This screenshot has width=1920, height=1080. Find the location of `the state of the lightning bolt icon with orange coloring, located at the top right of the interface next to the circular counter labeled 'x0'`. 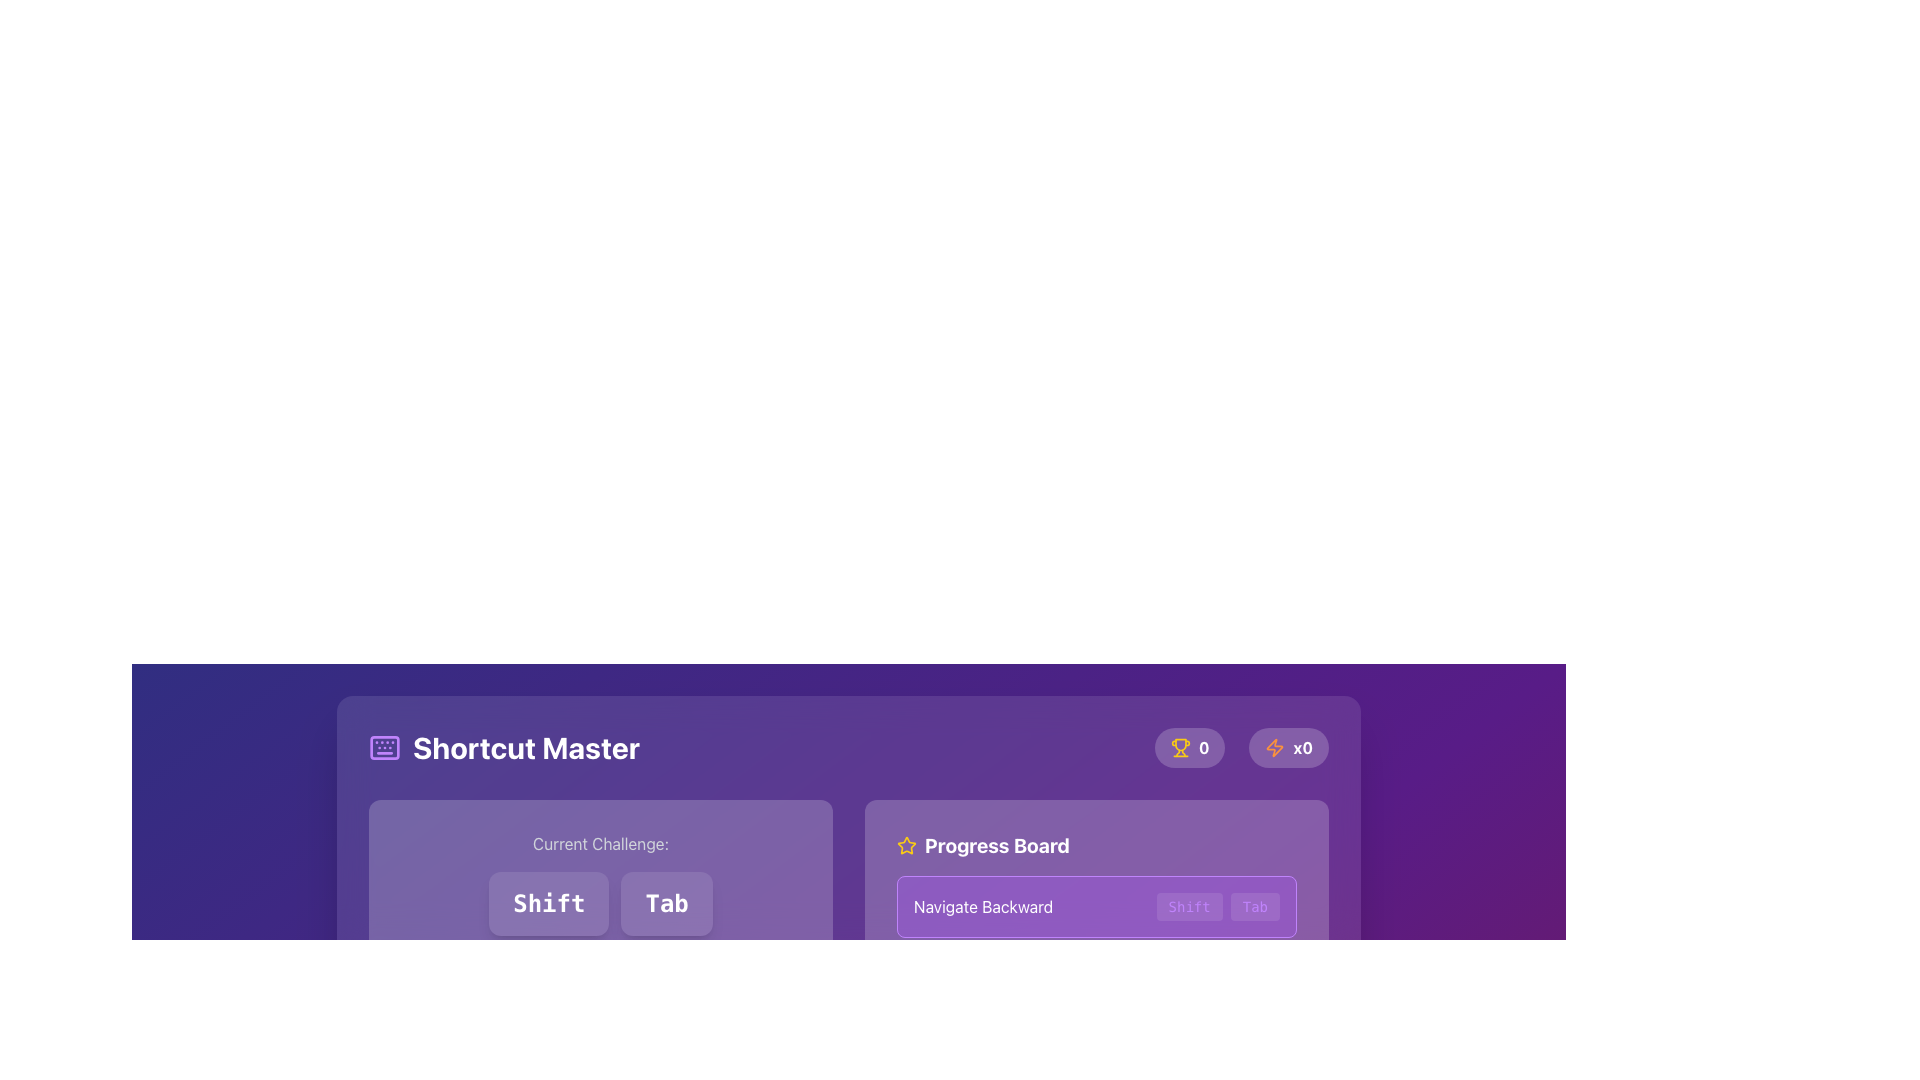

the state of the lightning bolt icon with orange coloring, located at the top right of the interface next to the circular counter labeled 'x0' is located at coordinates (1274, 748).